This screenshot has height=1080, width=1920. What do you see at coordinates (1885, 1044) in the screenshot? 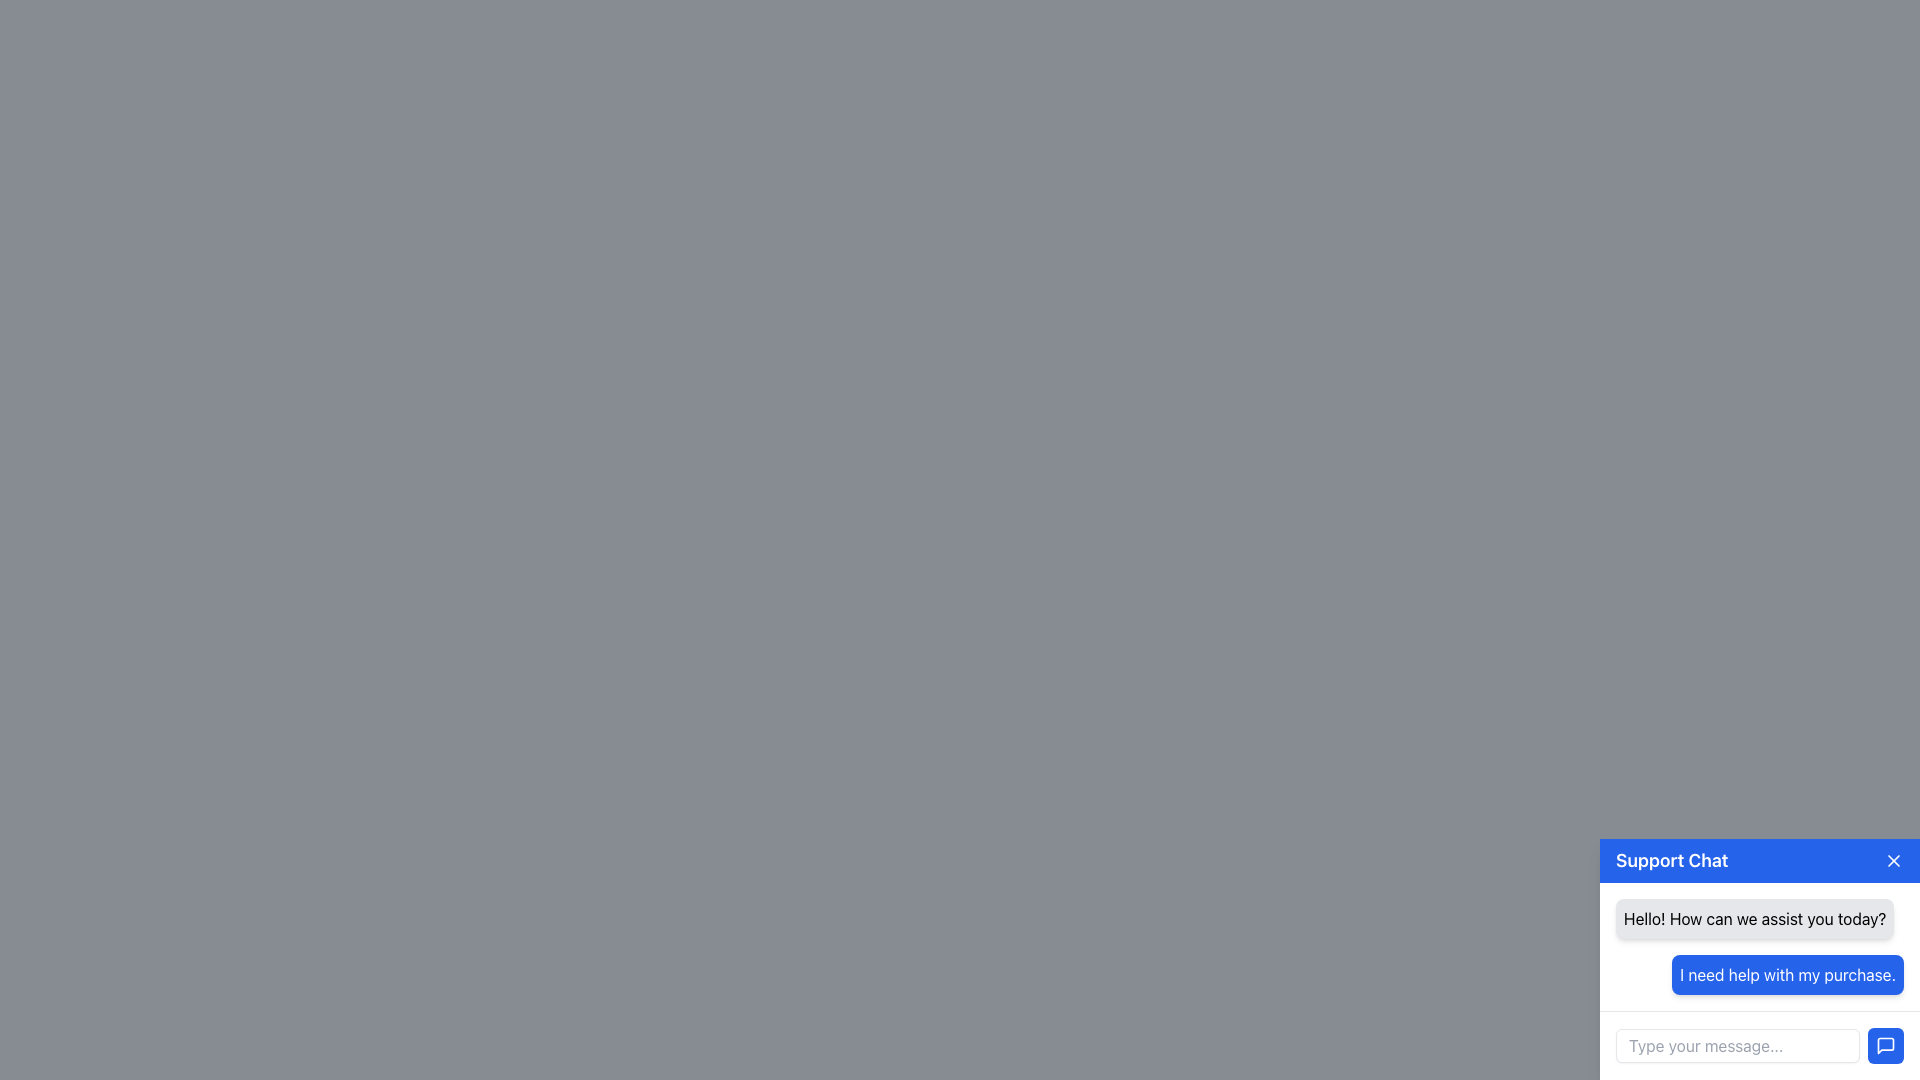
I see `keyboard navigation` at bounding box center [1885, 1044].